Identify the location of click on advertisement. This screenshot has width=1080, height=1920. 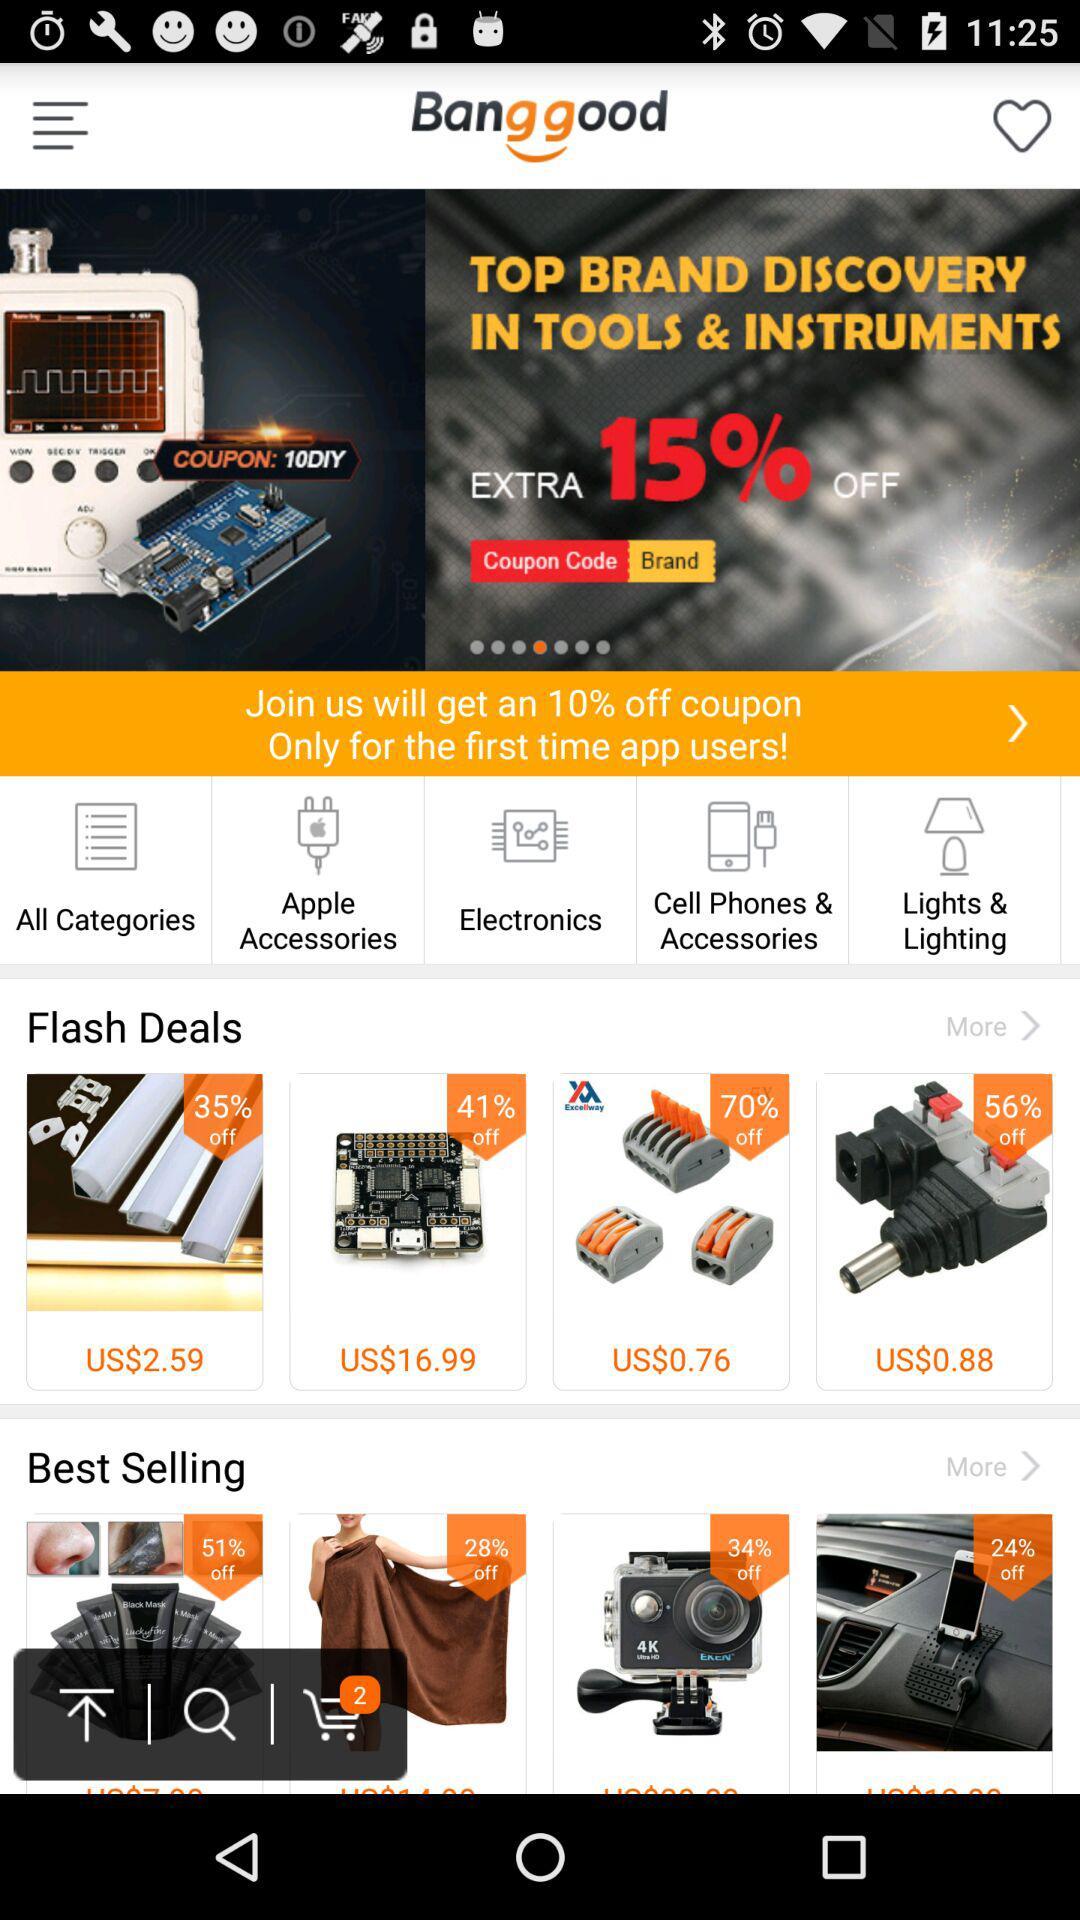
(540, 429).